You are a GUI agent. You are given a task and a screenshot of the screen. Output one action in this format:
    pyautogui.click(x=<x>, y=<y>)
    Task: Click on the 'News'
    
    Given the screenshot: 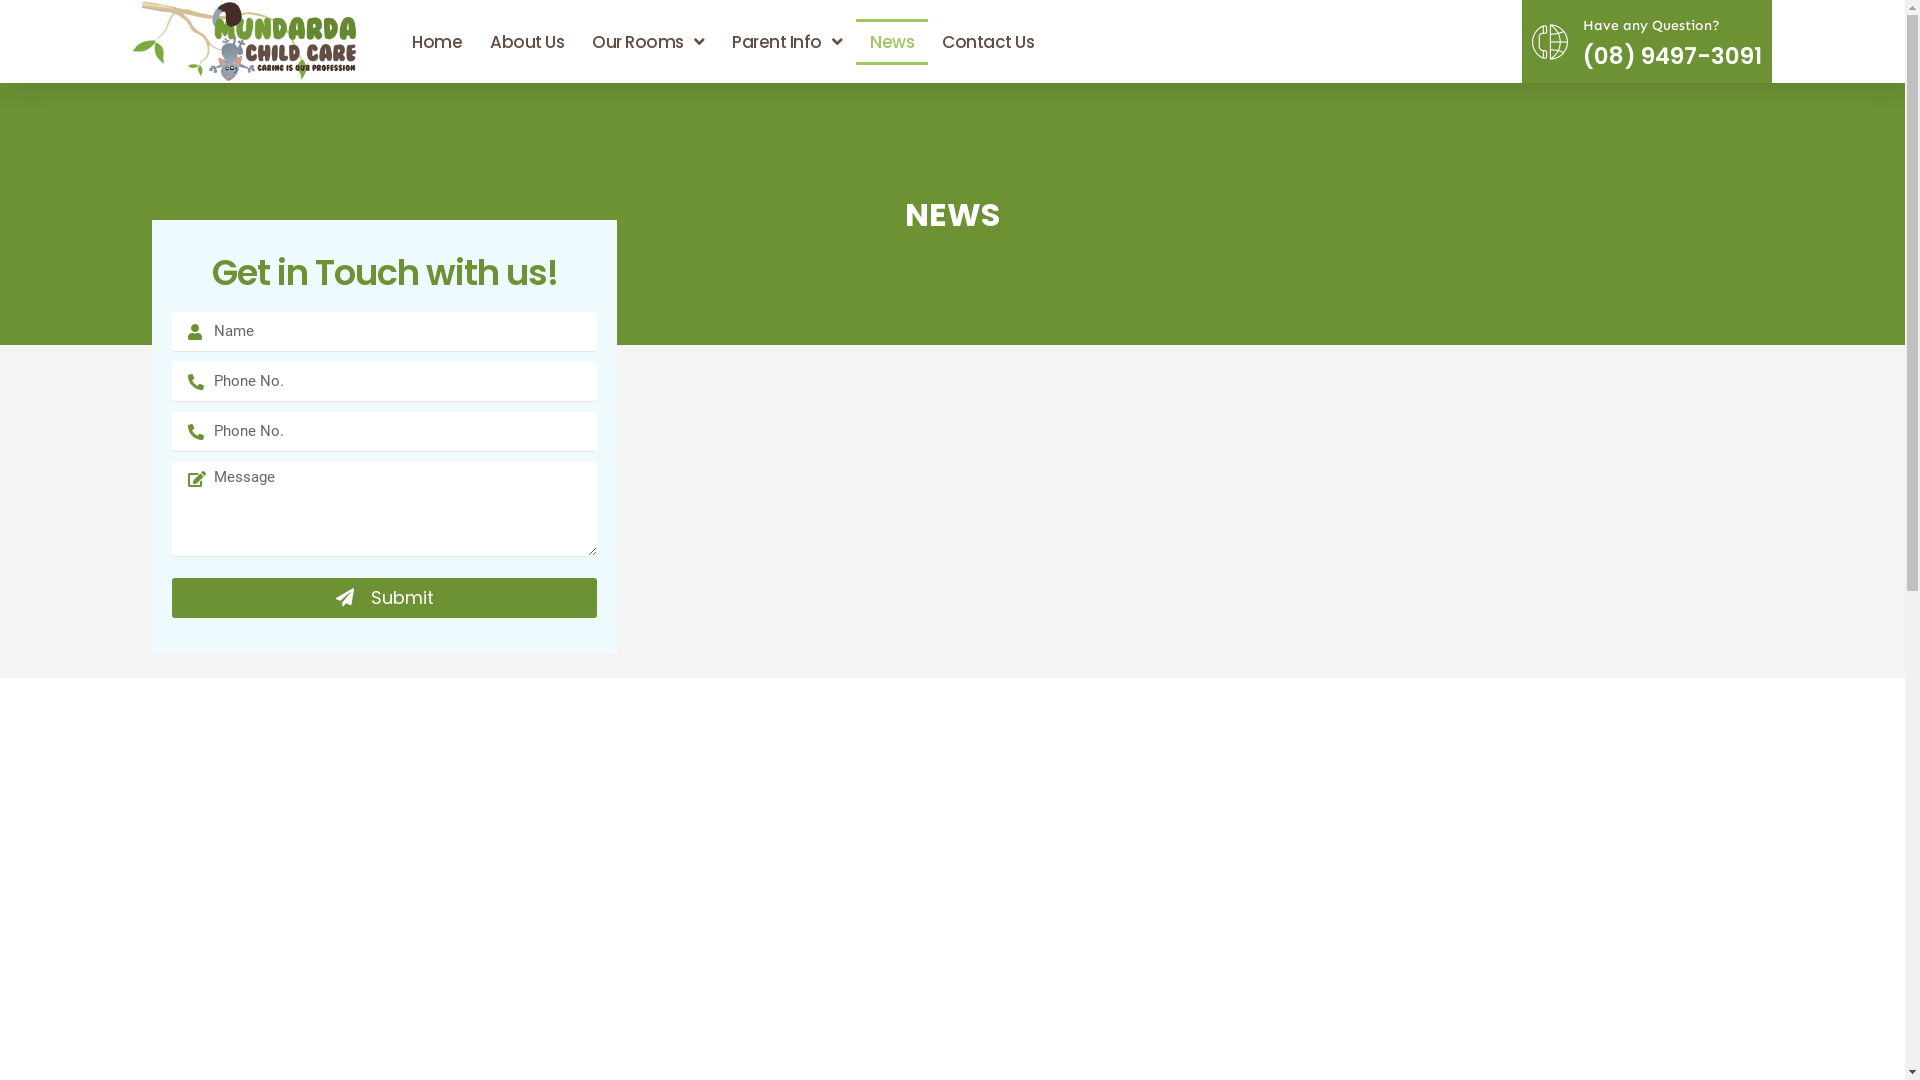 What is the action you would take?
    pyautogui.click(x=891, y=42)
    